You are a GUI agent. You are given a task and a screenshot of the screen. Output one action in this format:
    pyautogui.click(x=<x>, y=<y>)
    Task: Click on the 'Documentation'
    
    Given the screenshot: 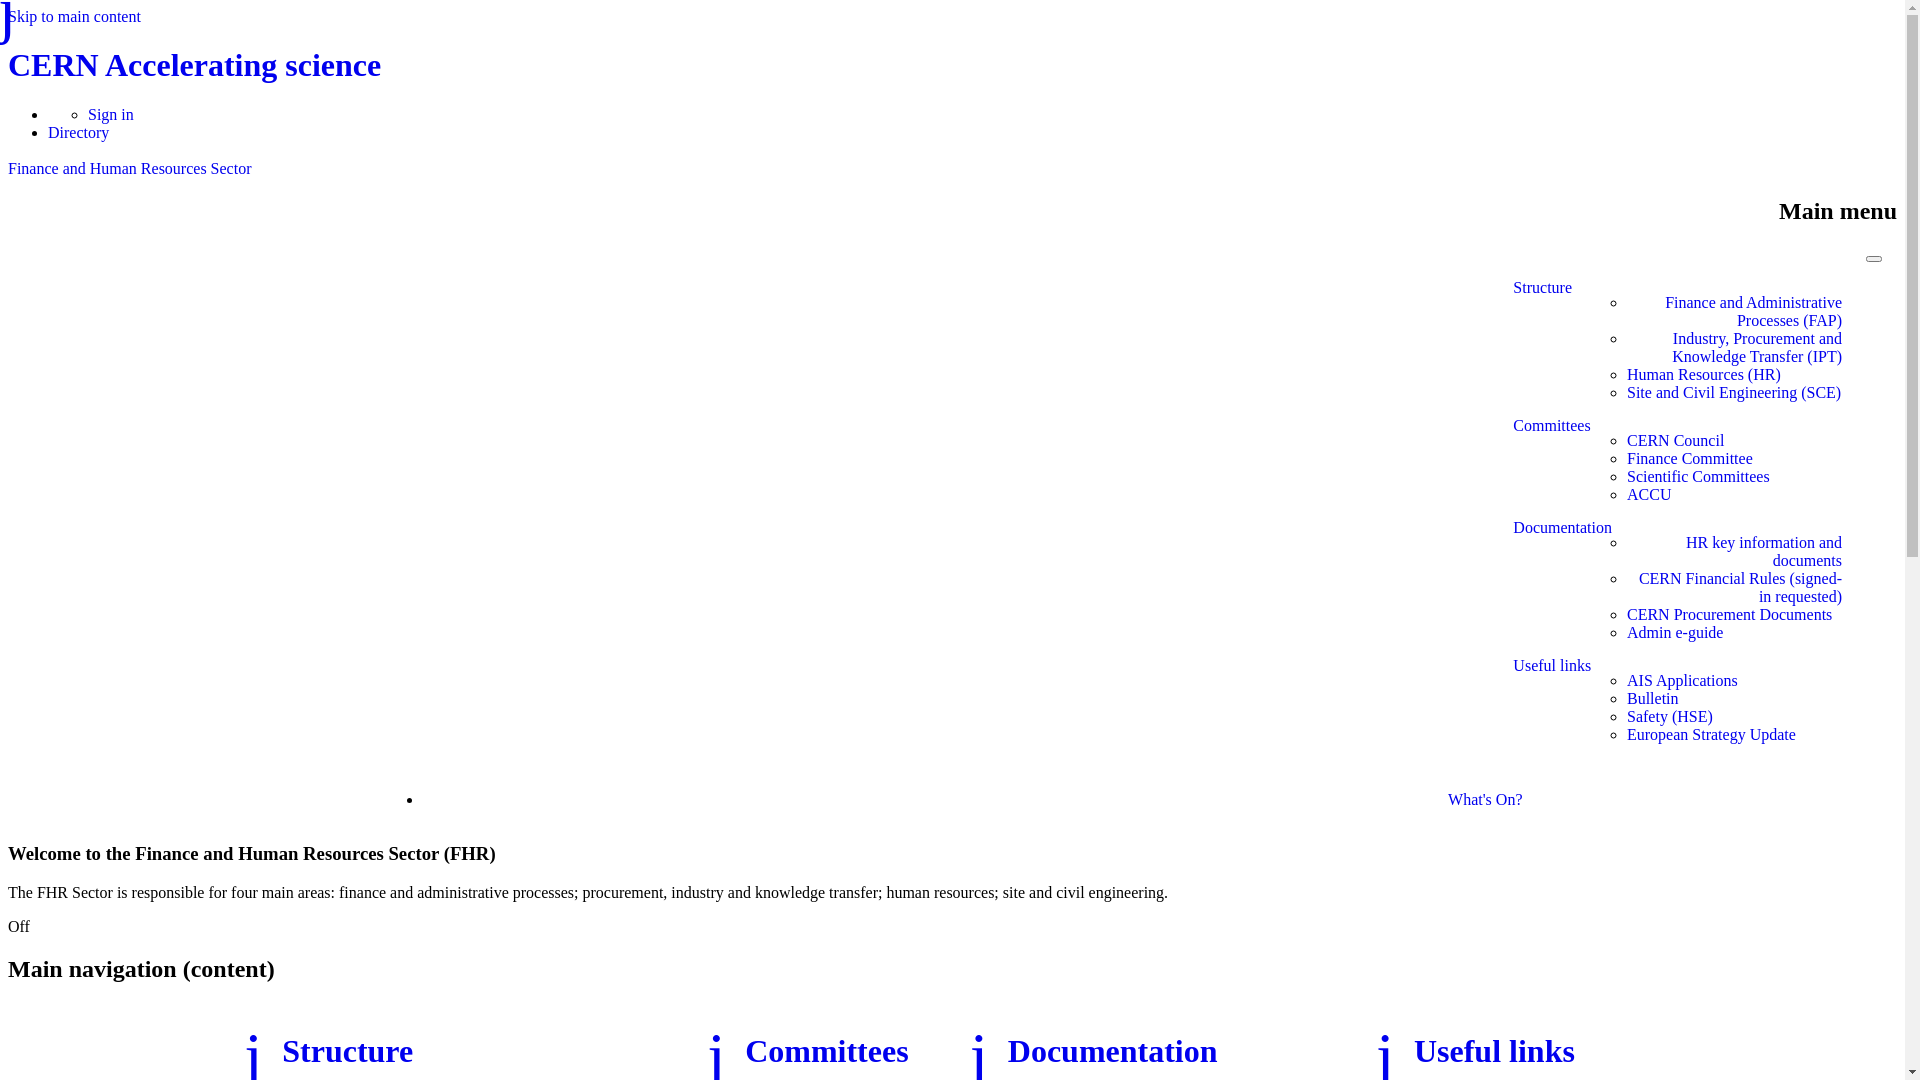 What is the action you would take?
    pyautogui.click(x=1112, y=1049)
    